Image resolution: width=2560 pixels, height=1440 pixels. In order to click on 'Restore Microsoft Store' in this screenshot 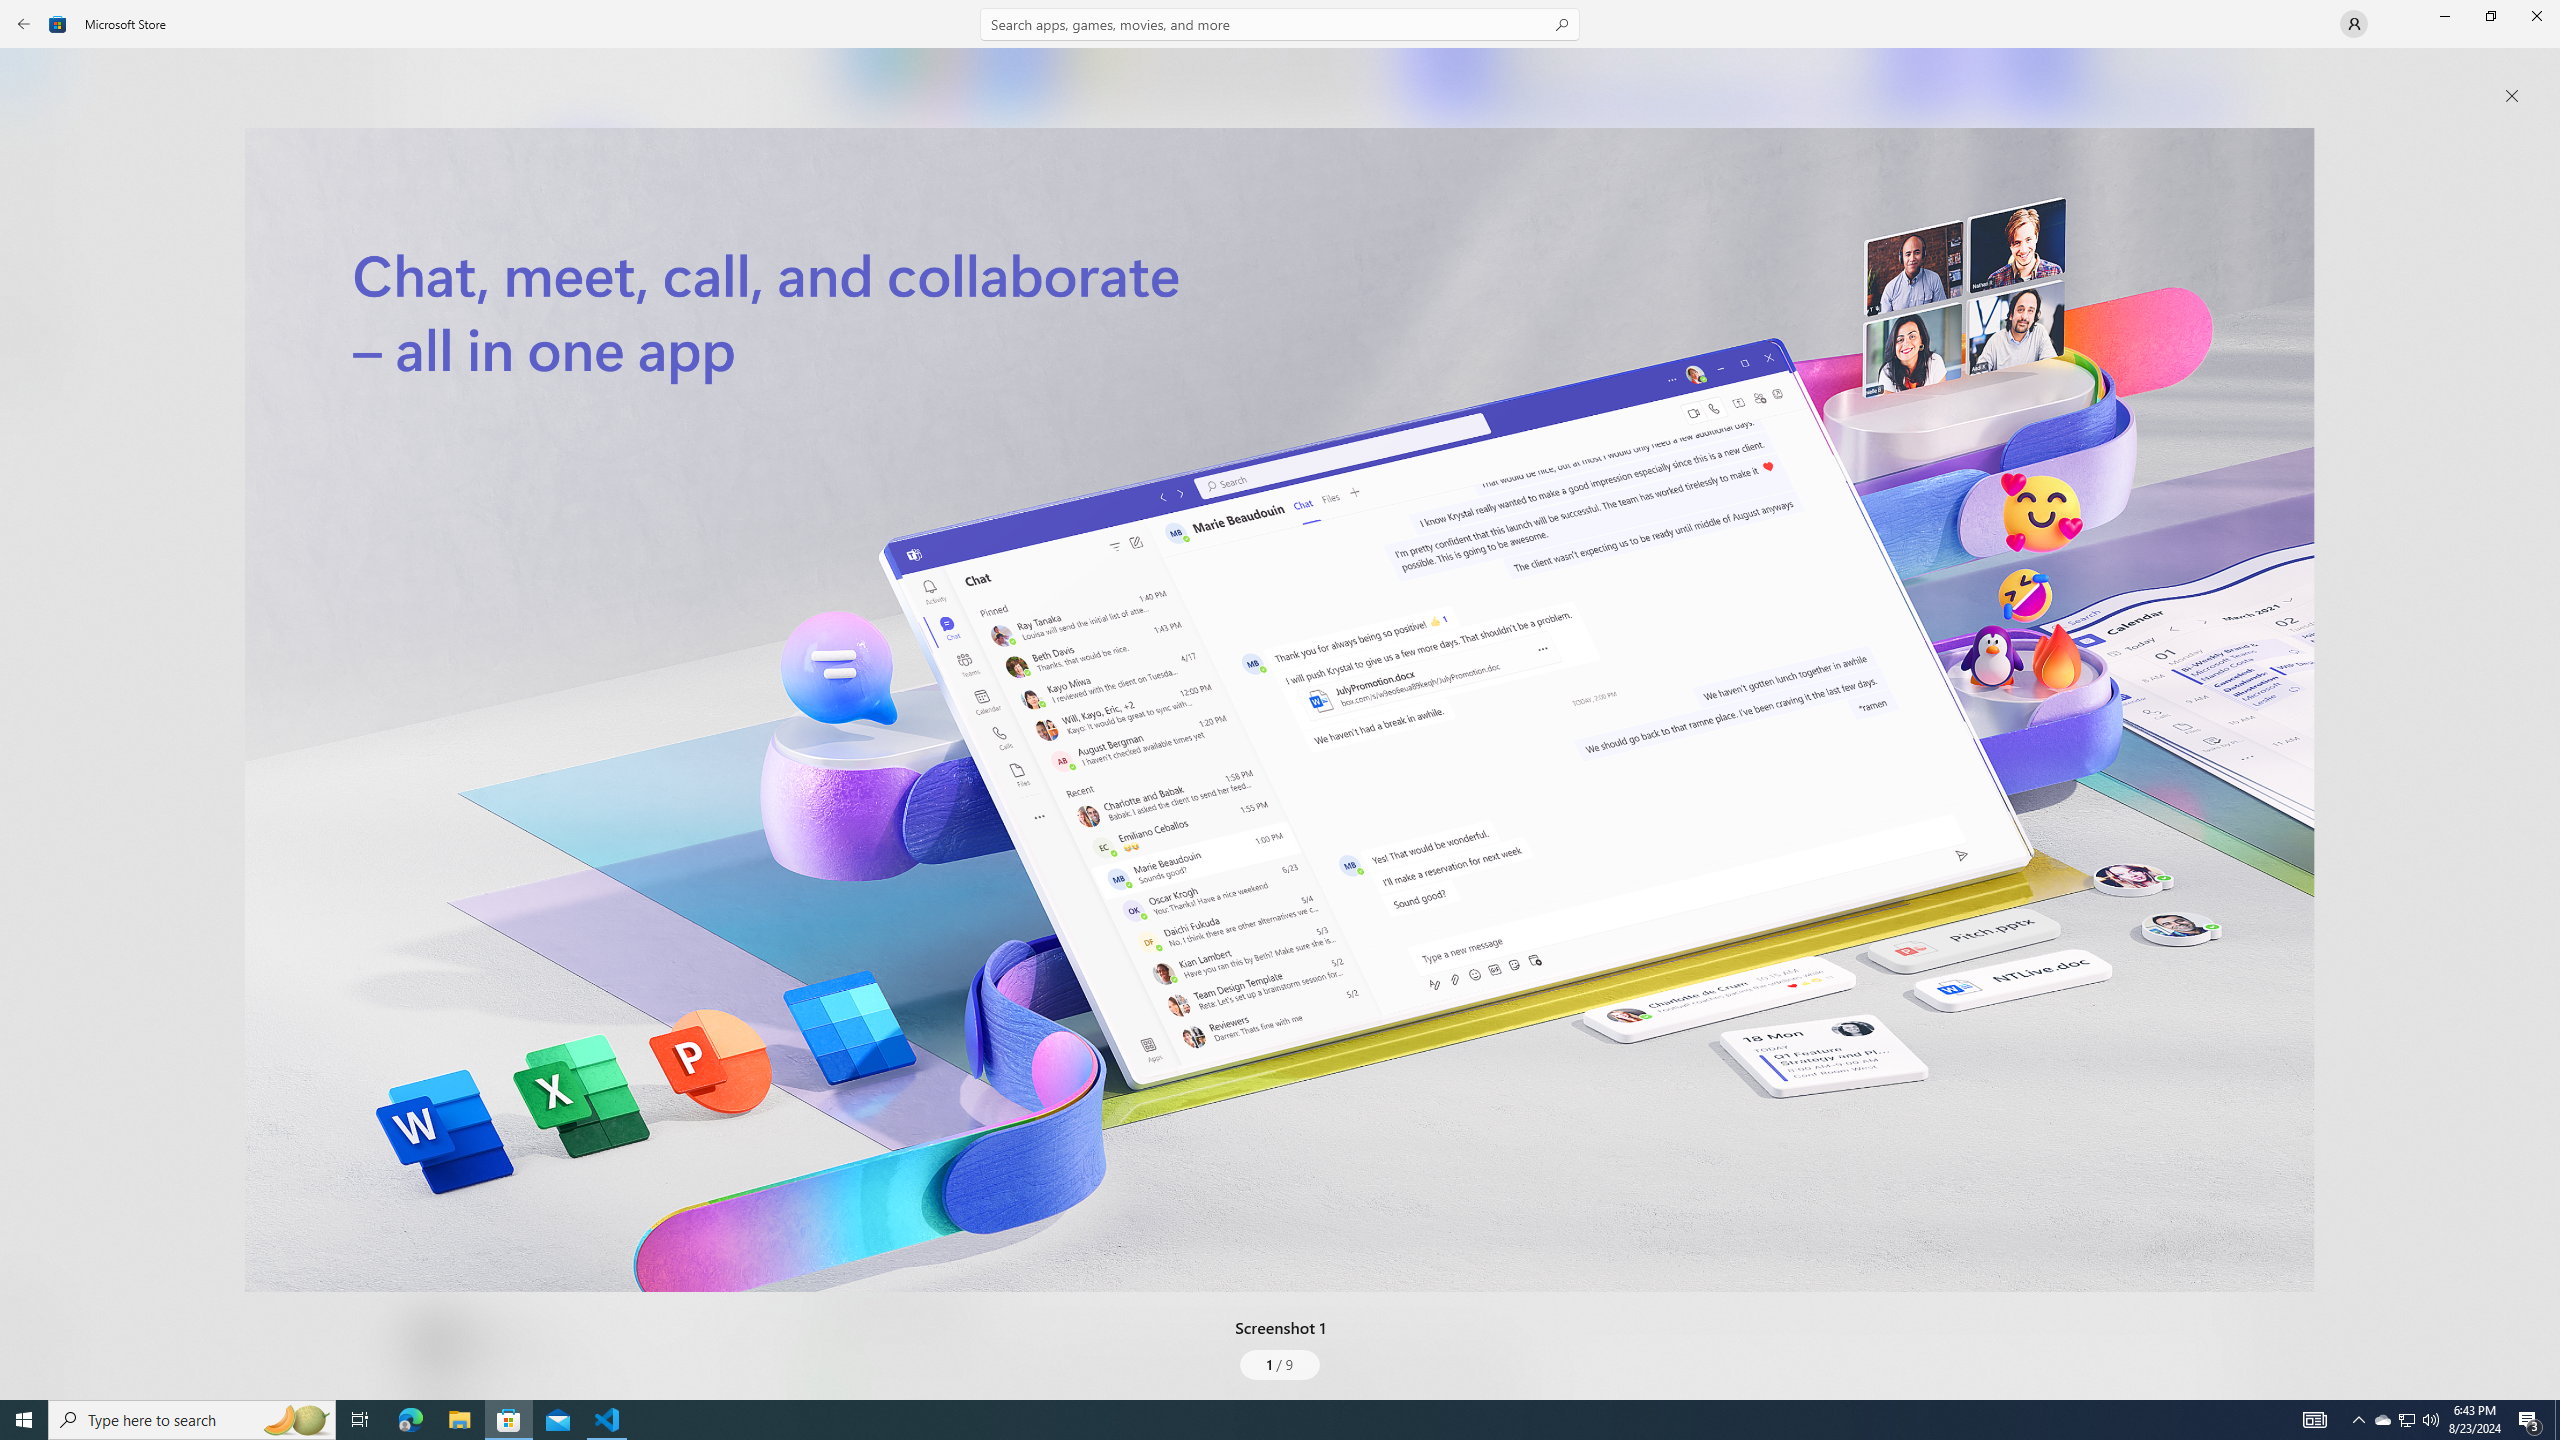, I will do `click(2490, 15)`.